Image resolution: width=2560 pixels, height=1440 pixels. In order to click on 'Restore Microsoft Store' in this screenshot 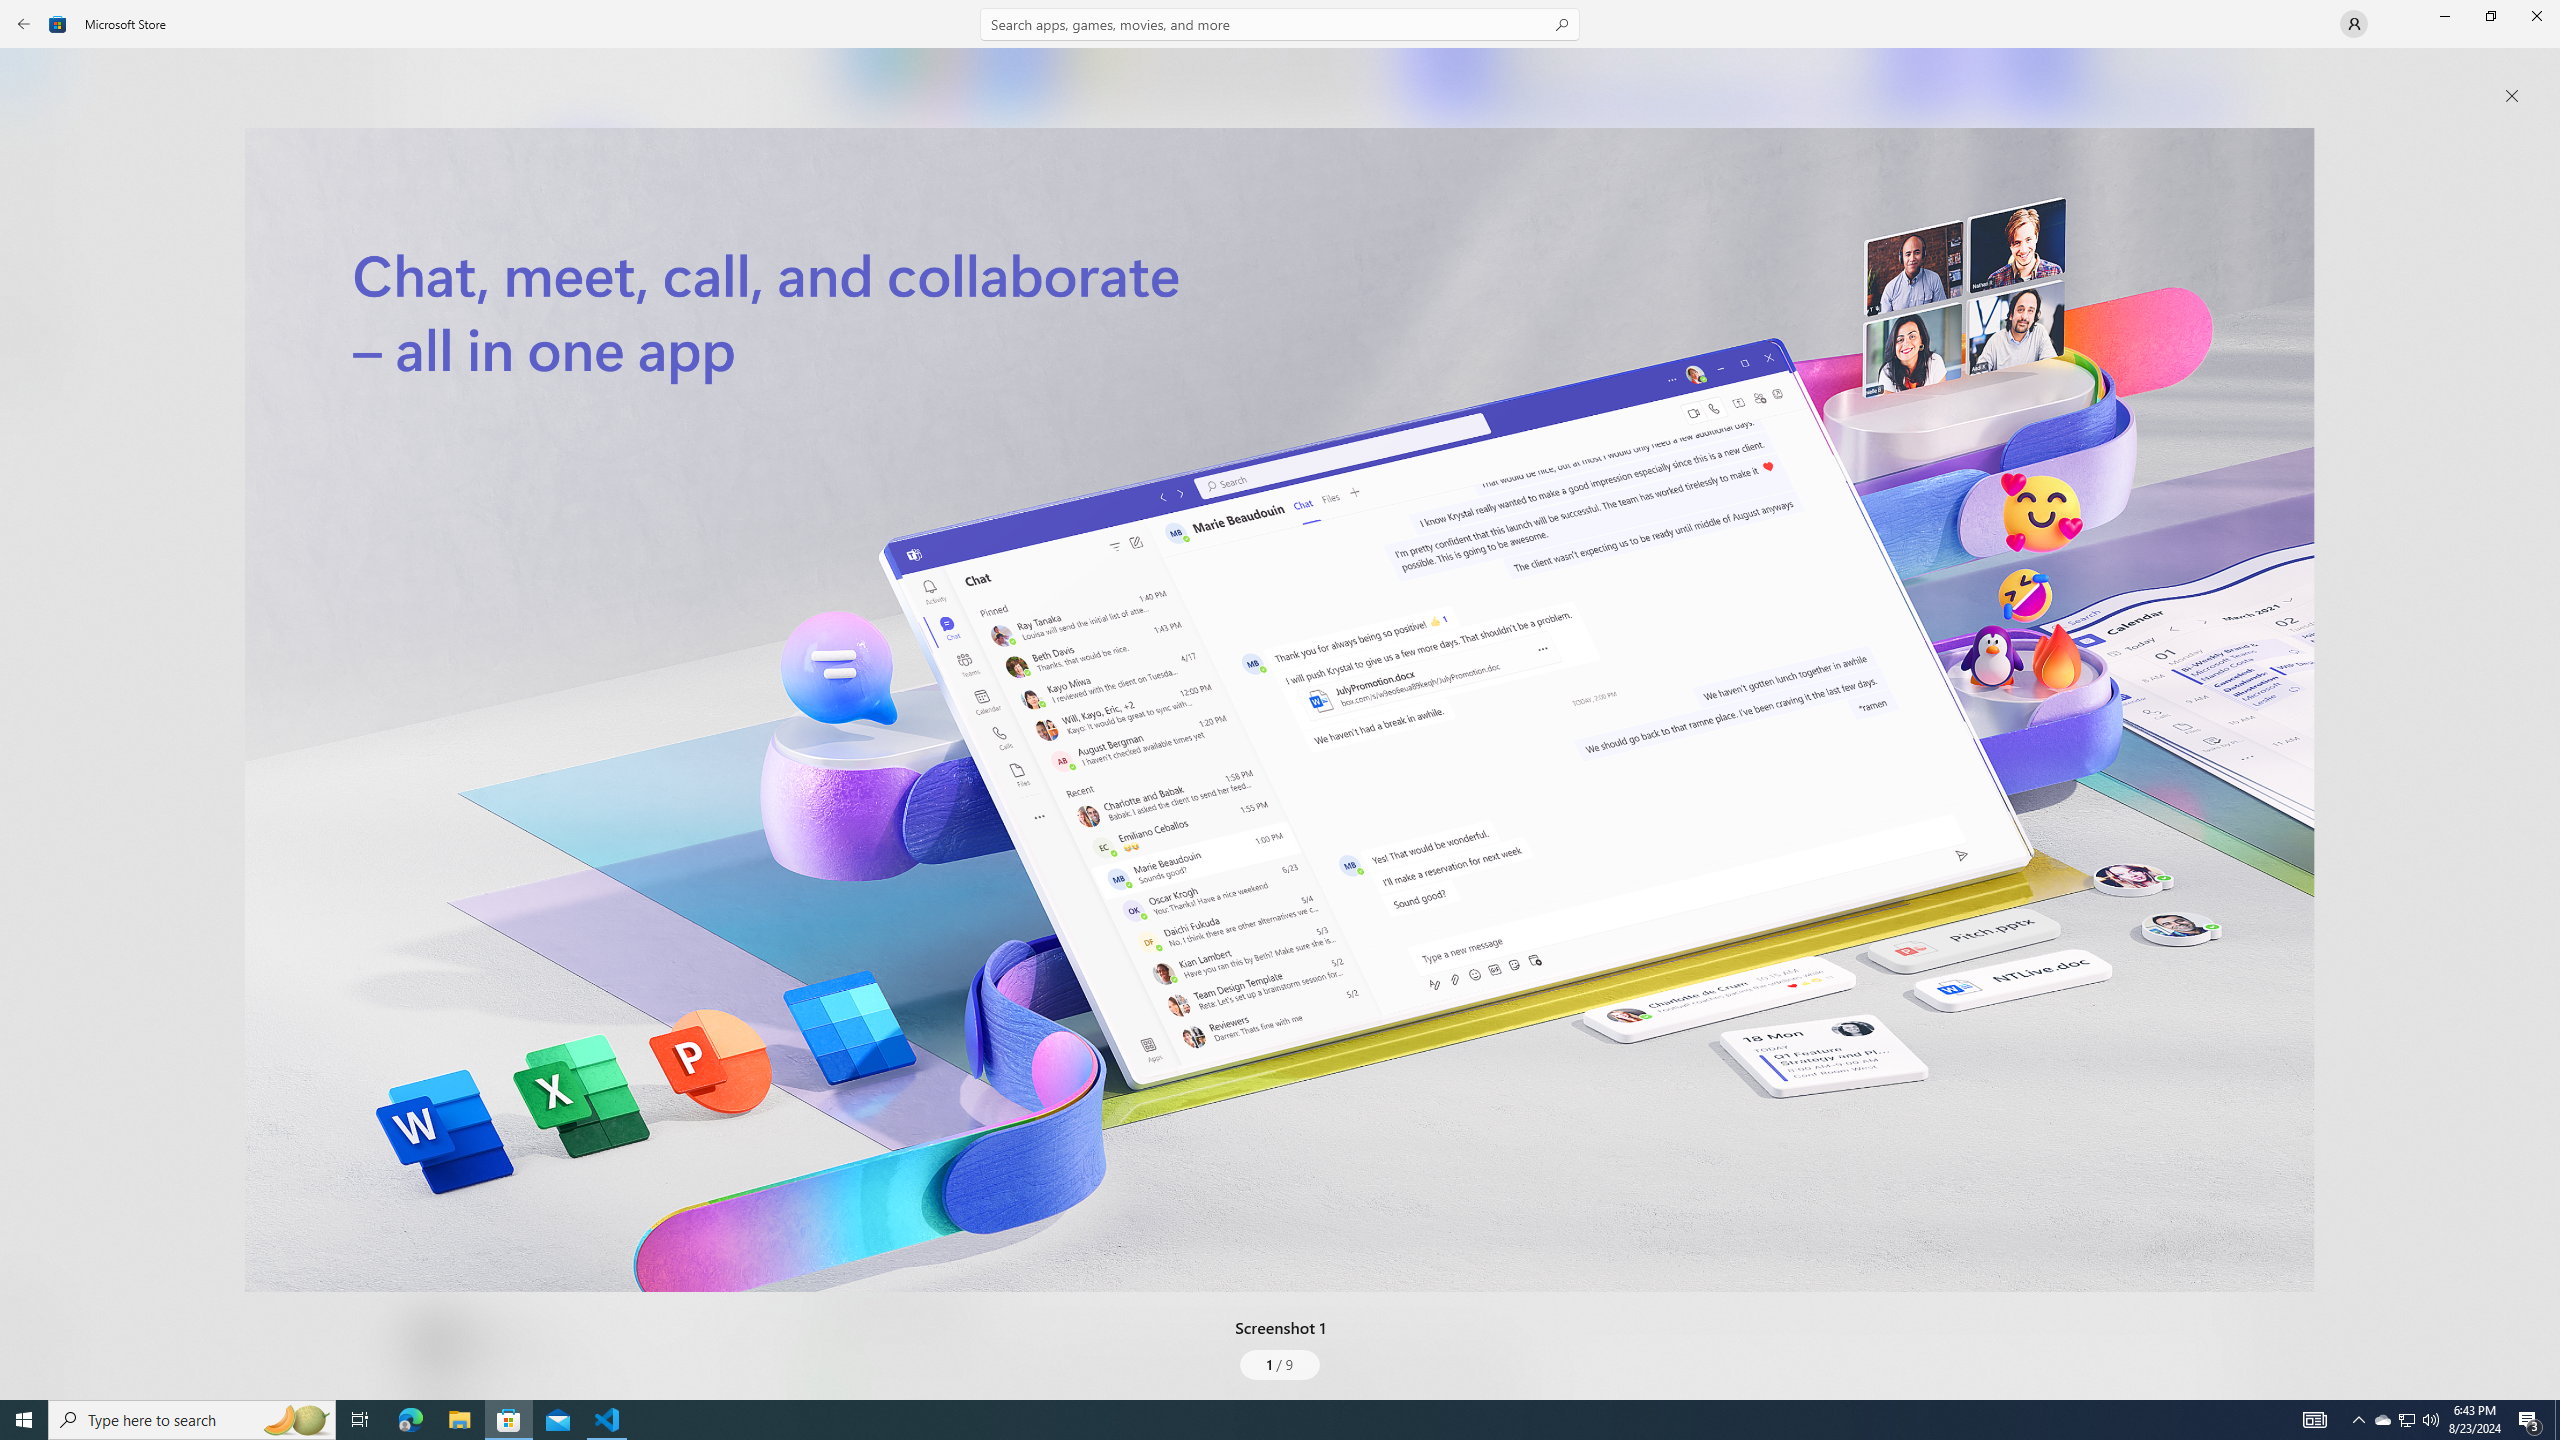, I will do `click(2490, 15)`.